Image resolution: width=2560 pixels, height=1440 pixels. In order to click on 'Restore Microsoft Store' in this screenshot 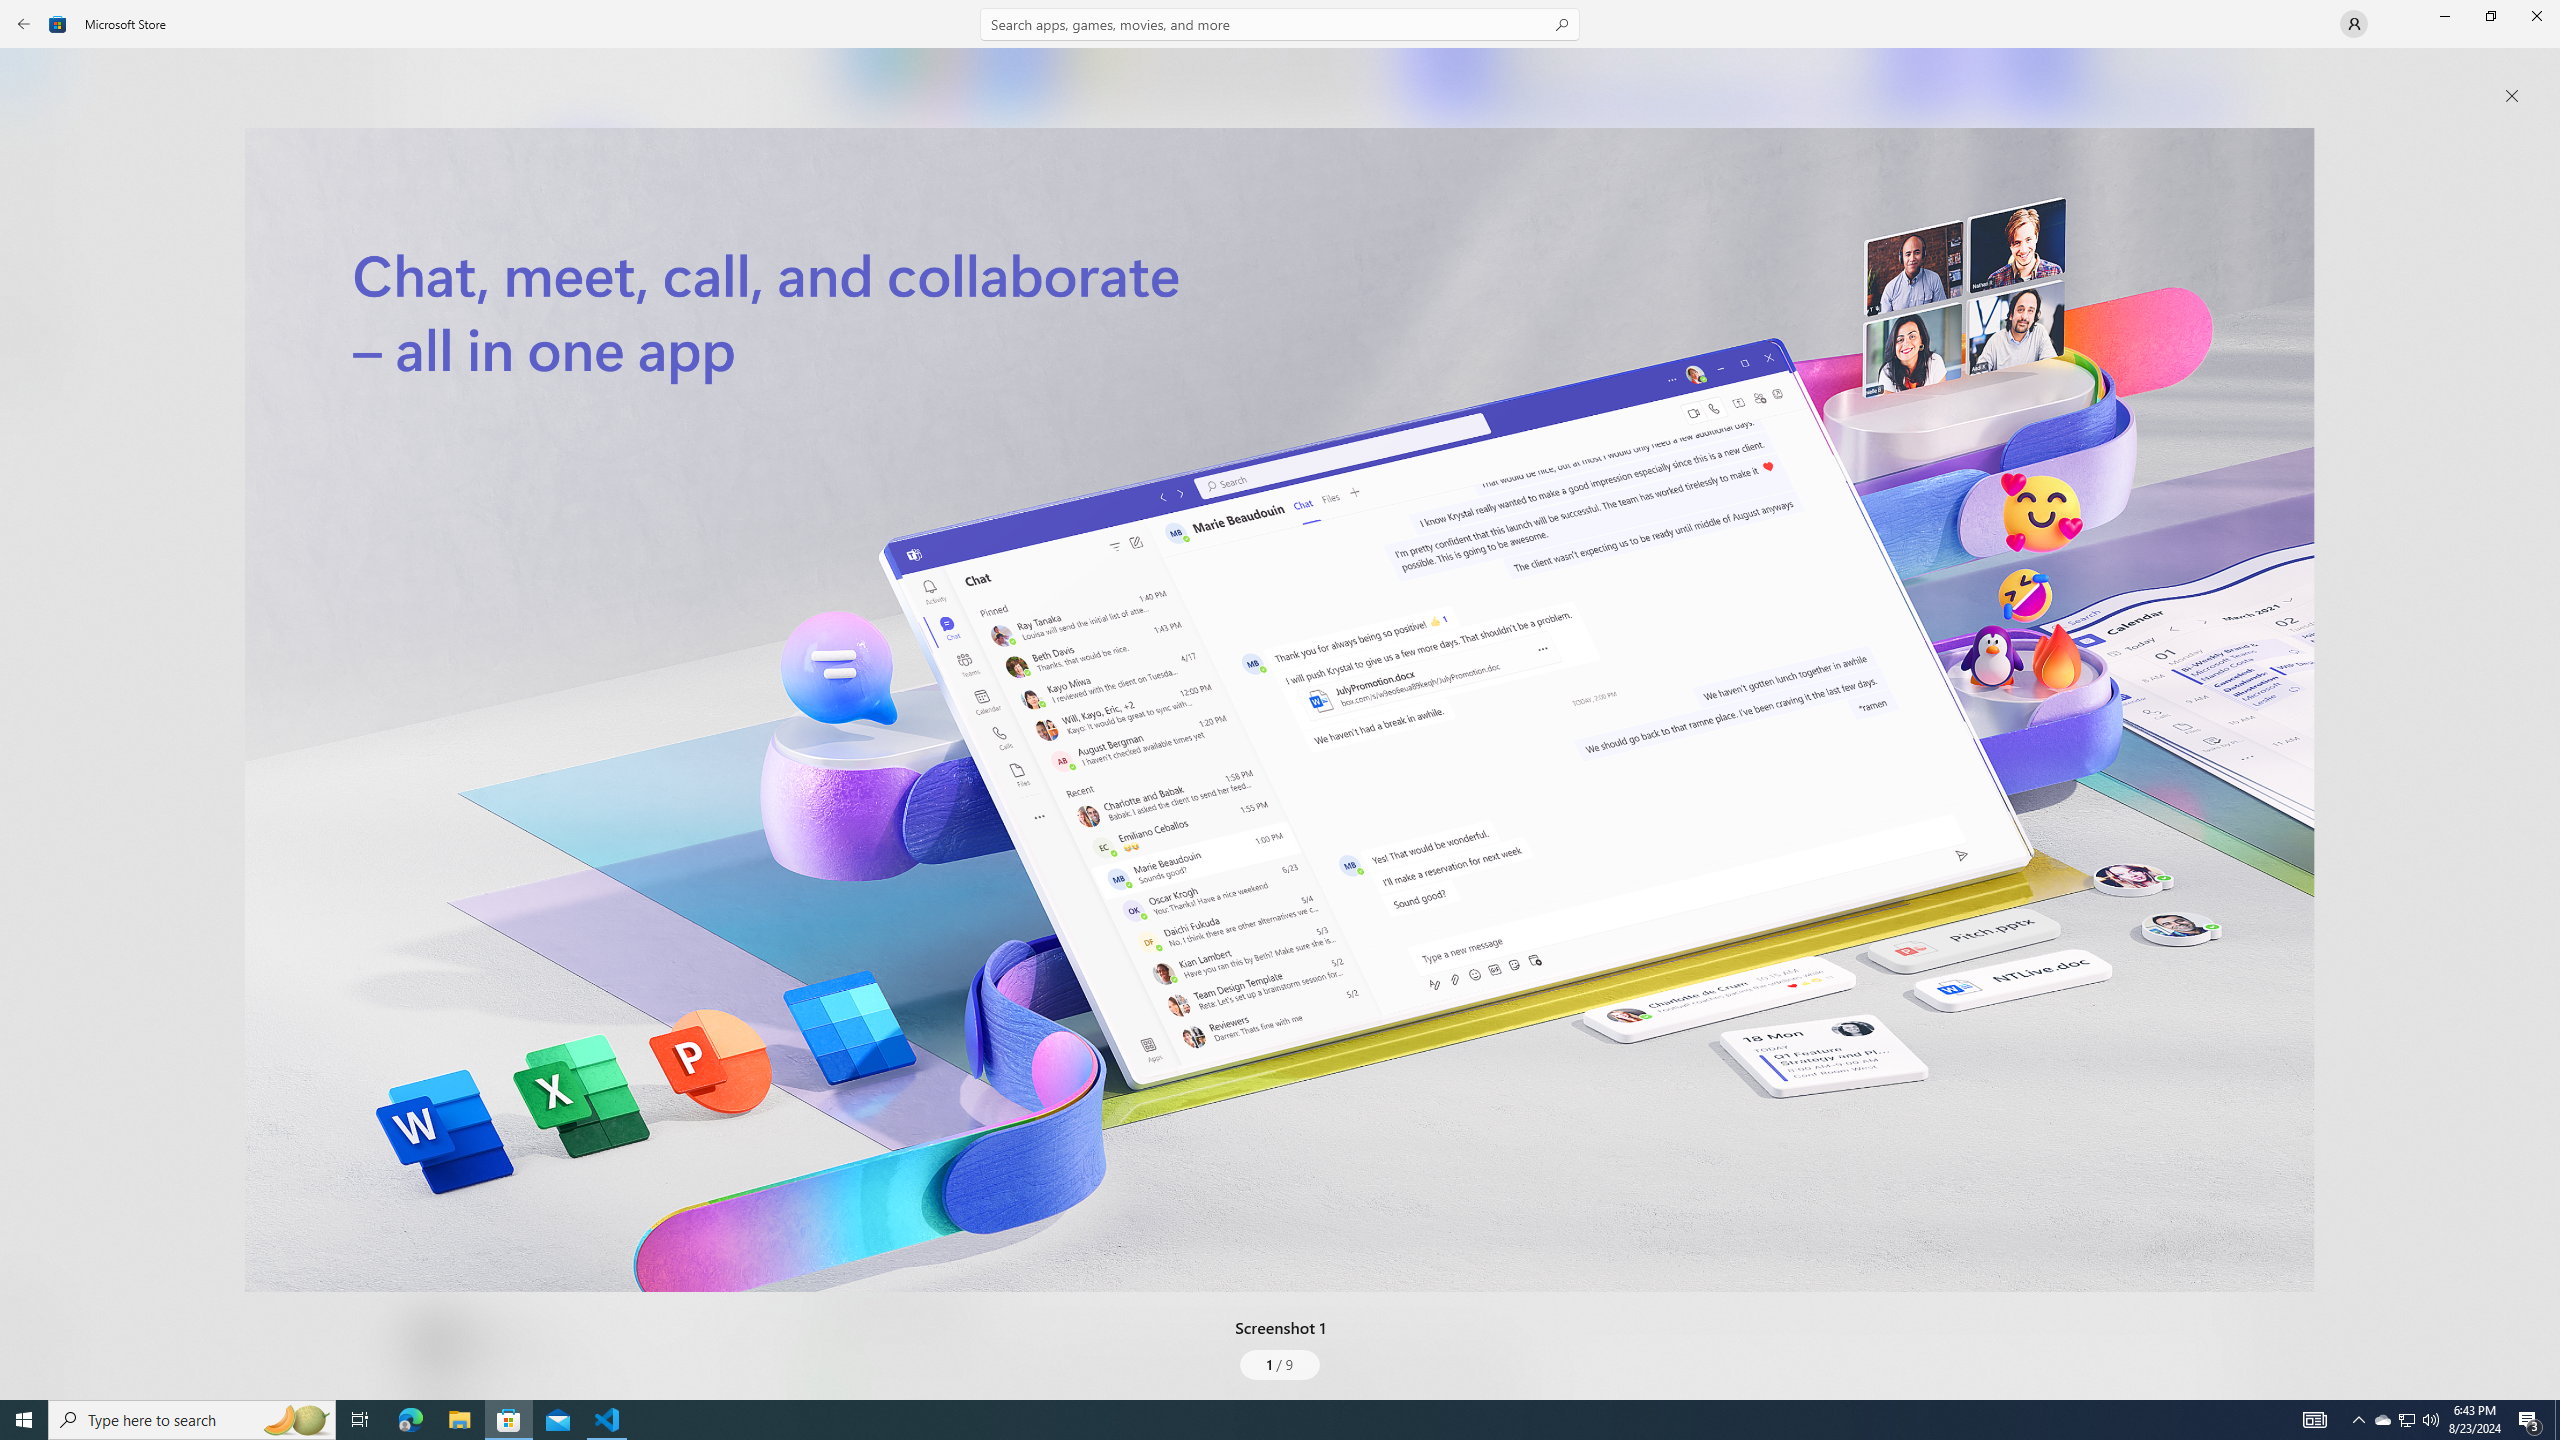, I will do `click(2490, 15)`.